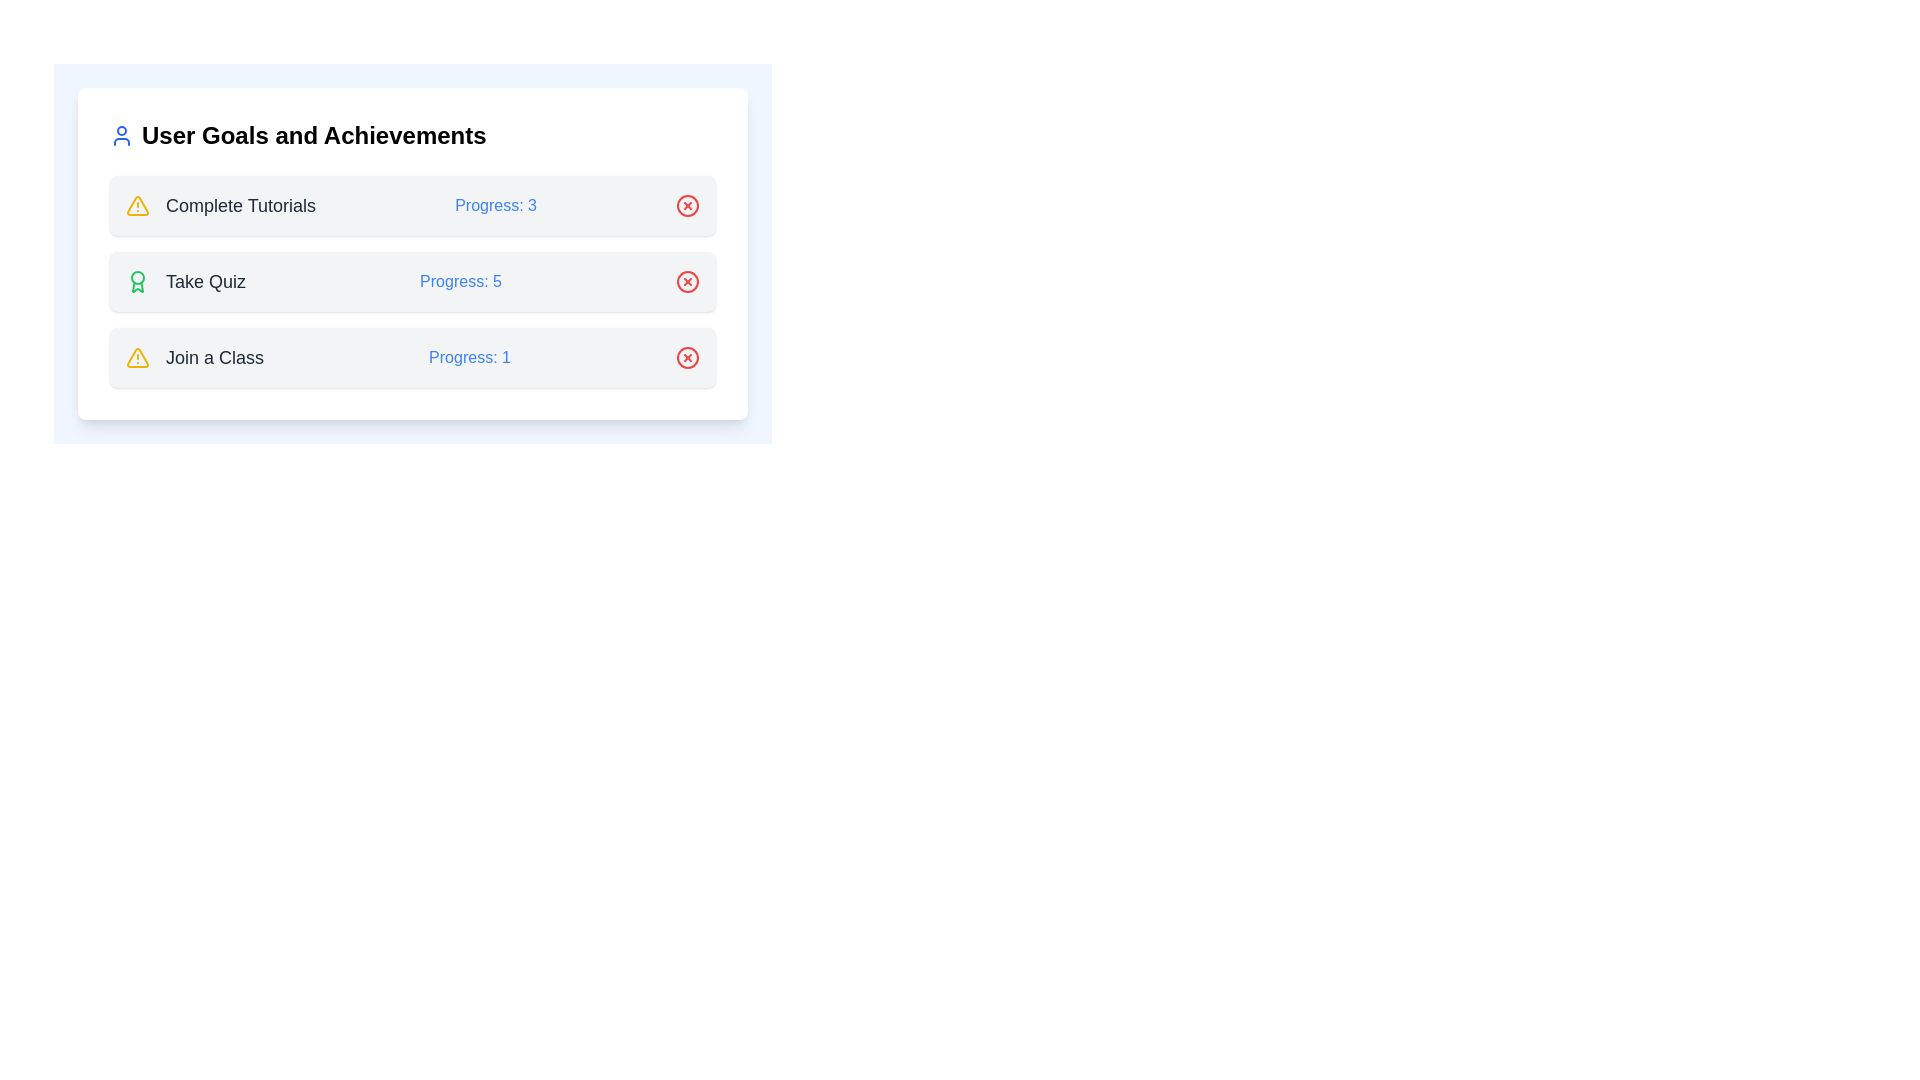 This screenshot has width=1920, height=1080. Describe the element at coordinates (137, 287) in the screenshot. I see `the award iconographic graphical element within the 'Take Quiz' item in the list, which symbolizes success or completion` at that location.